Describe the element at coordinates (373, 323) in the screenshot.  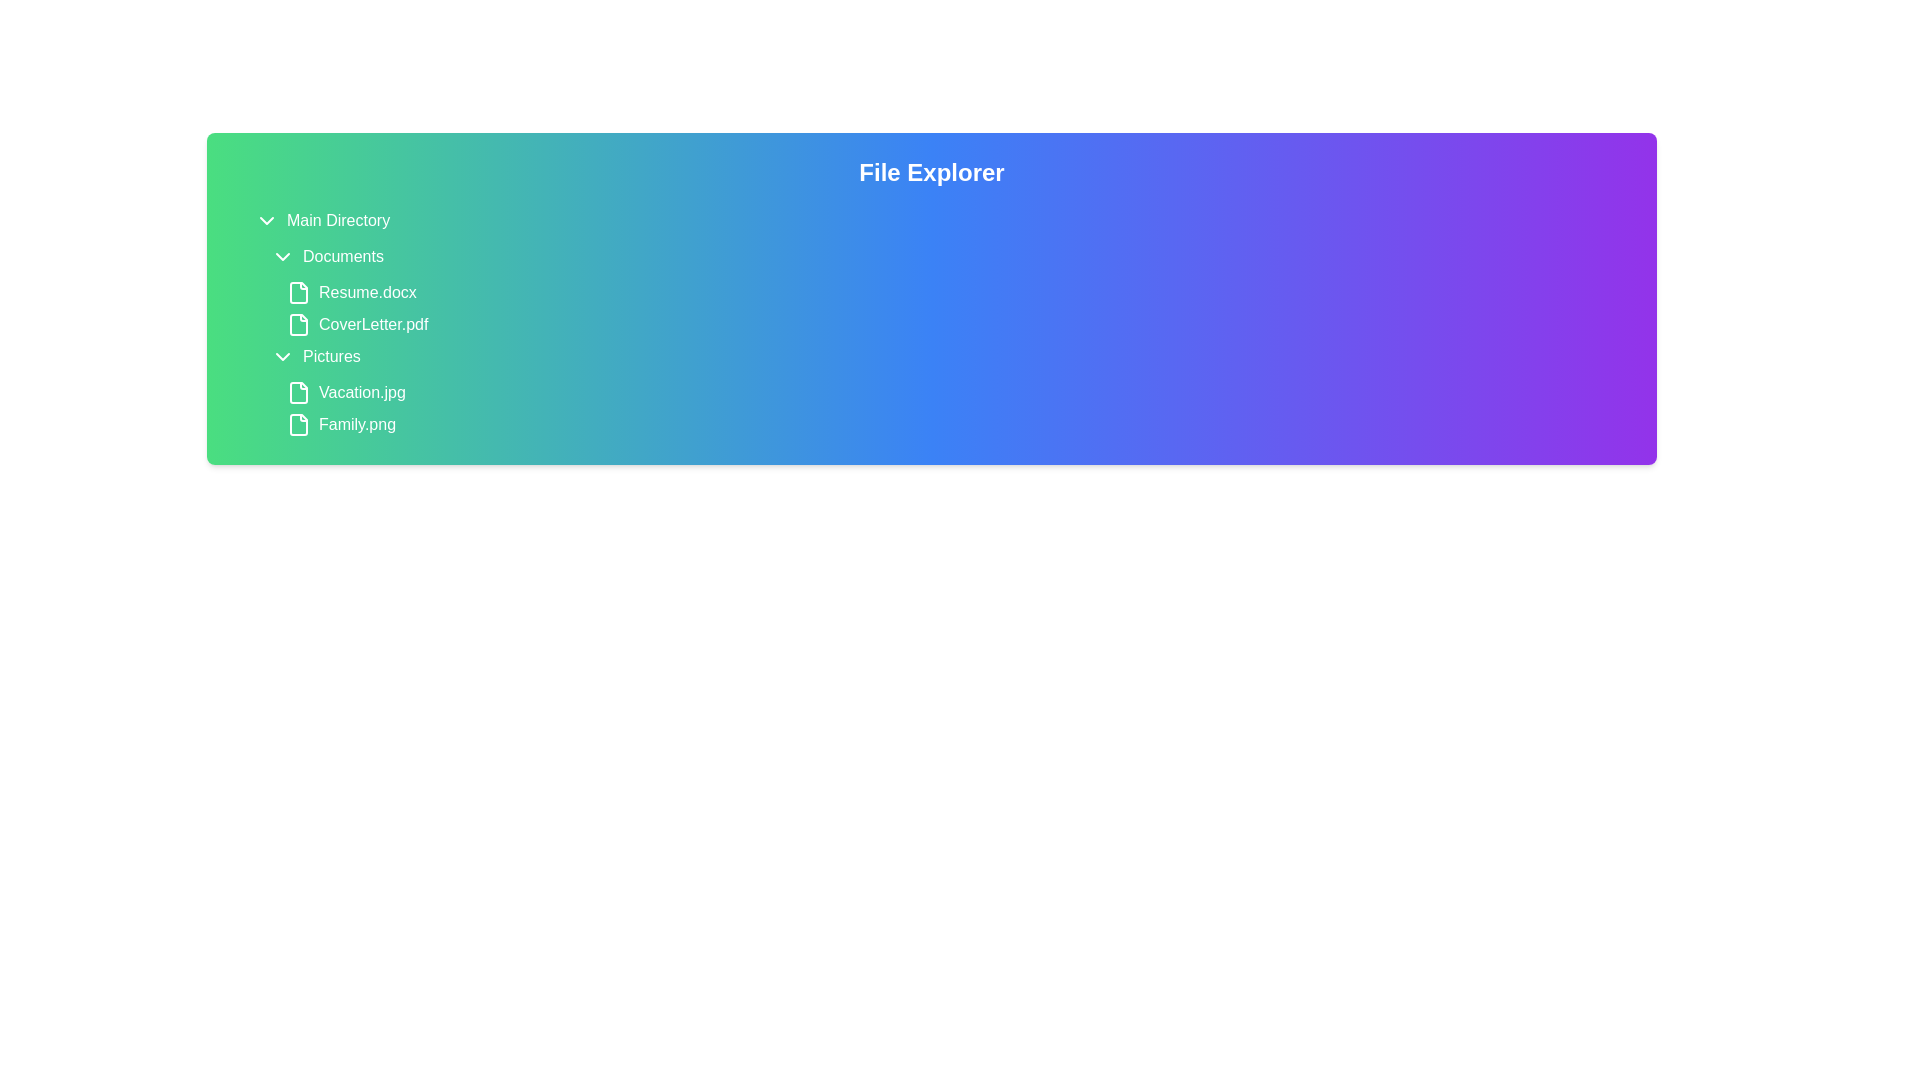
I see `the text label displaying 'CoverLetter.pdf' located in the file browsing interface, positioned below 'Resume.docx' in the 'Documents' folder` at that location.